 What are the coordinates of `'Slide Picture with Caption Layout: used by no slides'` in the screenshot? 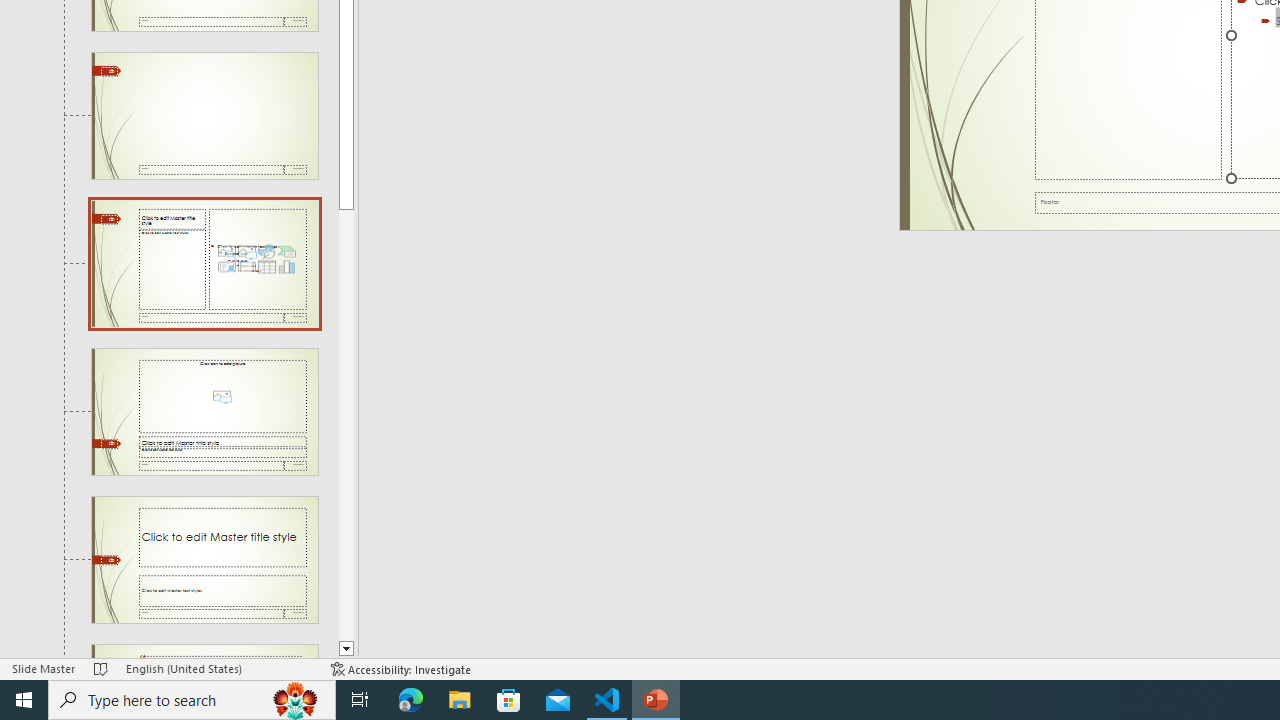 It's located at (204, 411).